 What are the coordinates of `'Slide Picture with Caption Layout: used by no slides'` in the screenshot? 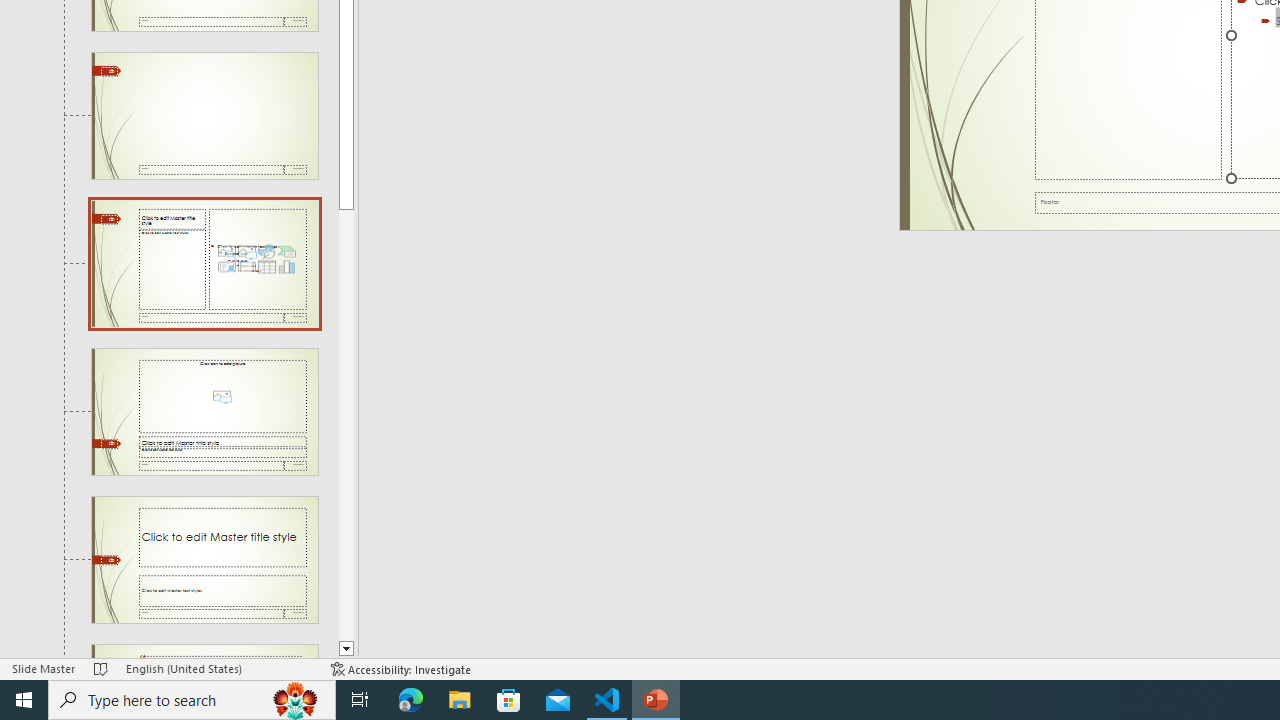 It's located at (204, 411).